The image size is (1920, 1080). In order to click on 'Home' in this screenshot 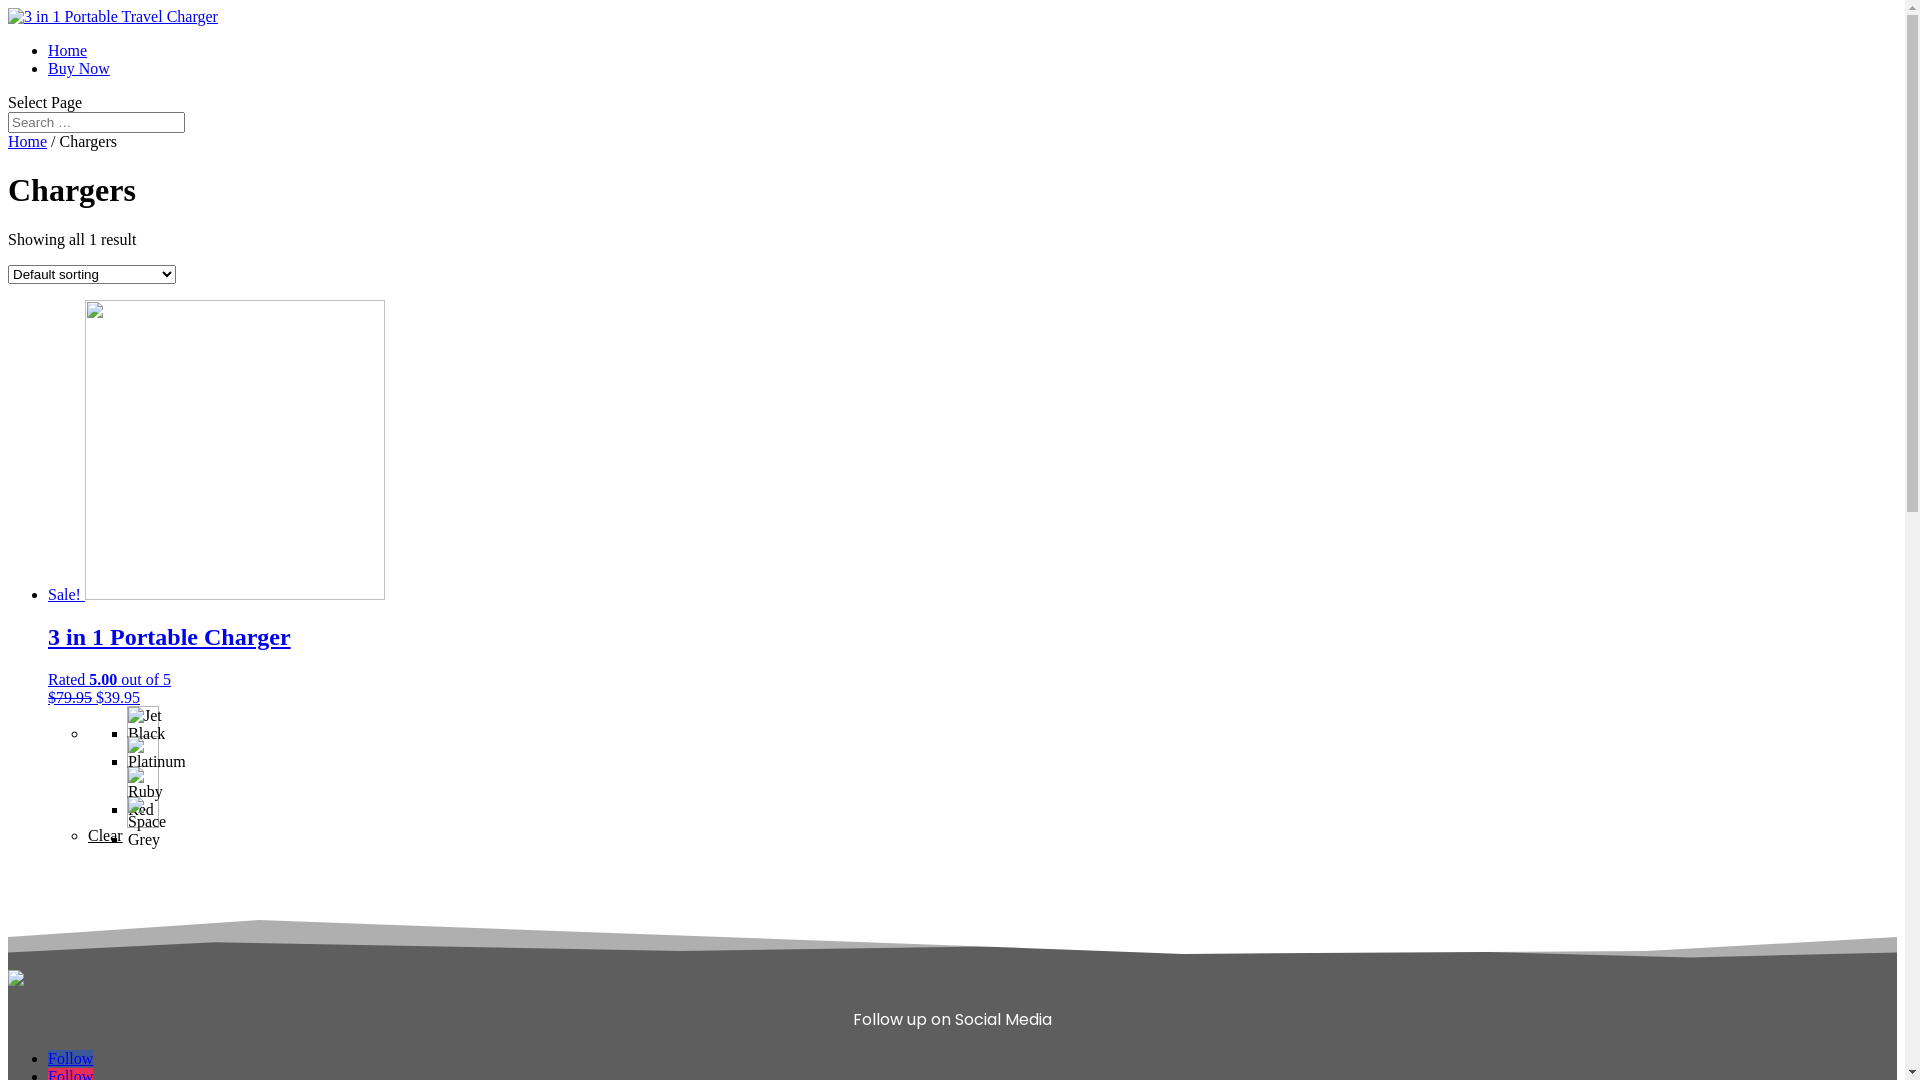, I will do `click(27, 140)`.